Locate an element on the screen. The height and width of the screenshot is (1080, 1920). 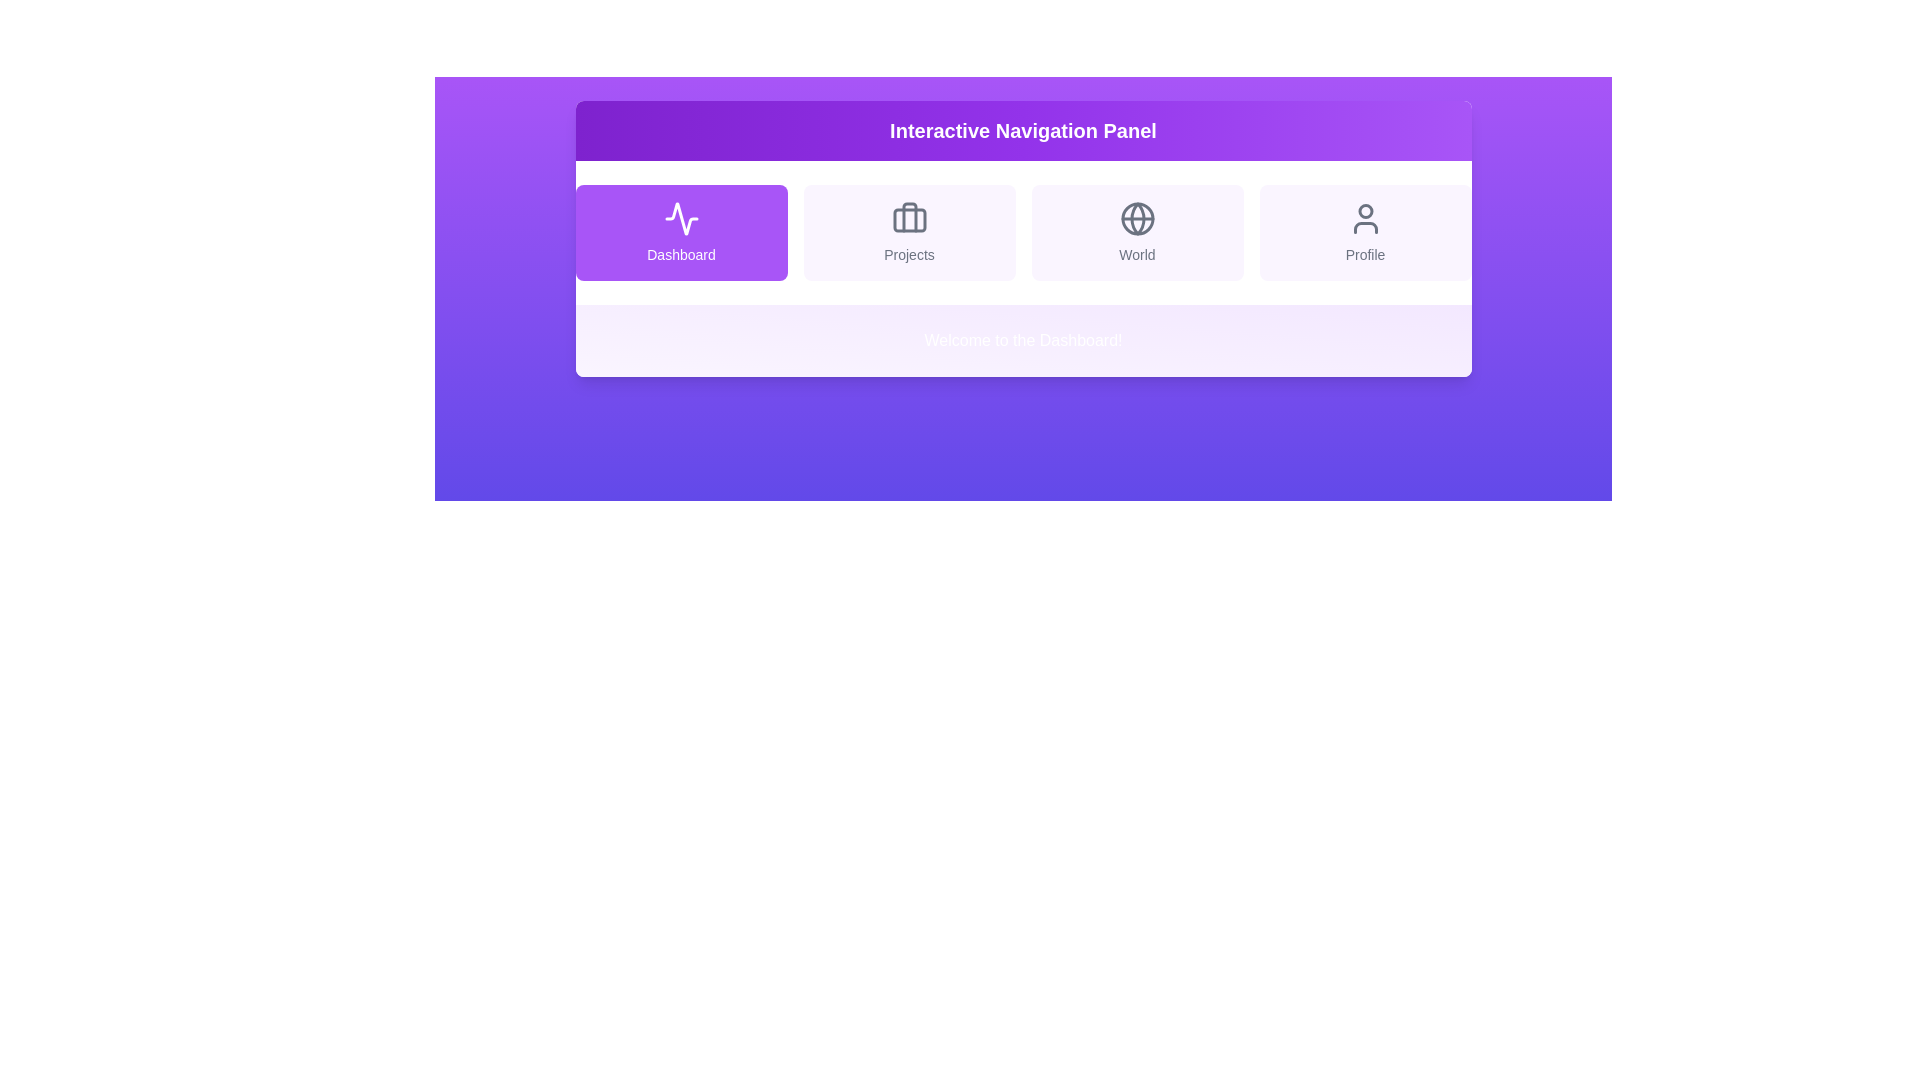
the decorative graphical element of the 'Projects' icon in the top navigation bar, which is a rectangular shape with rounded corners and part of a briefcase icon is located at coordinates (908, 220).